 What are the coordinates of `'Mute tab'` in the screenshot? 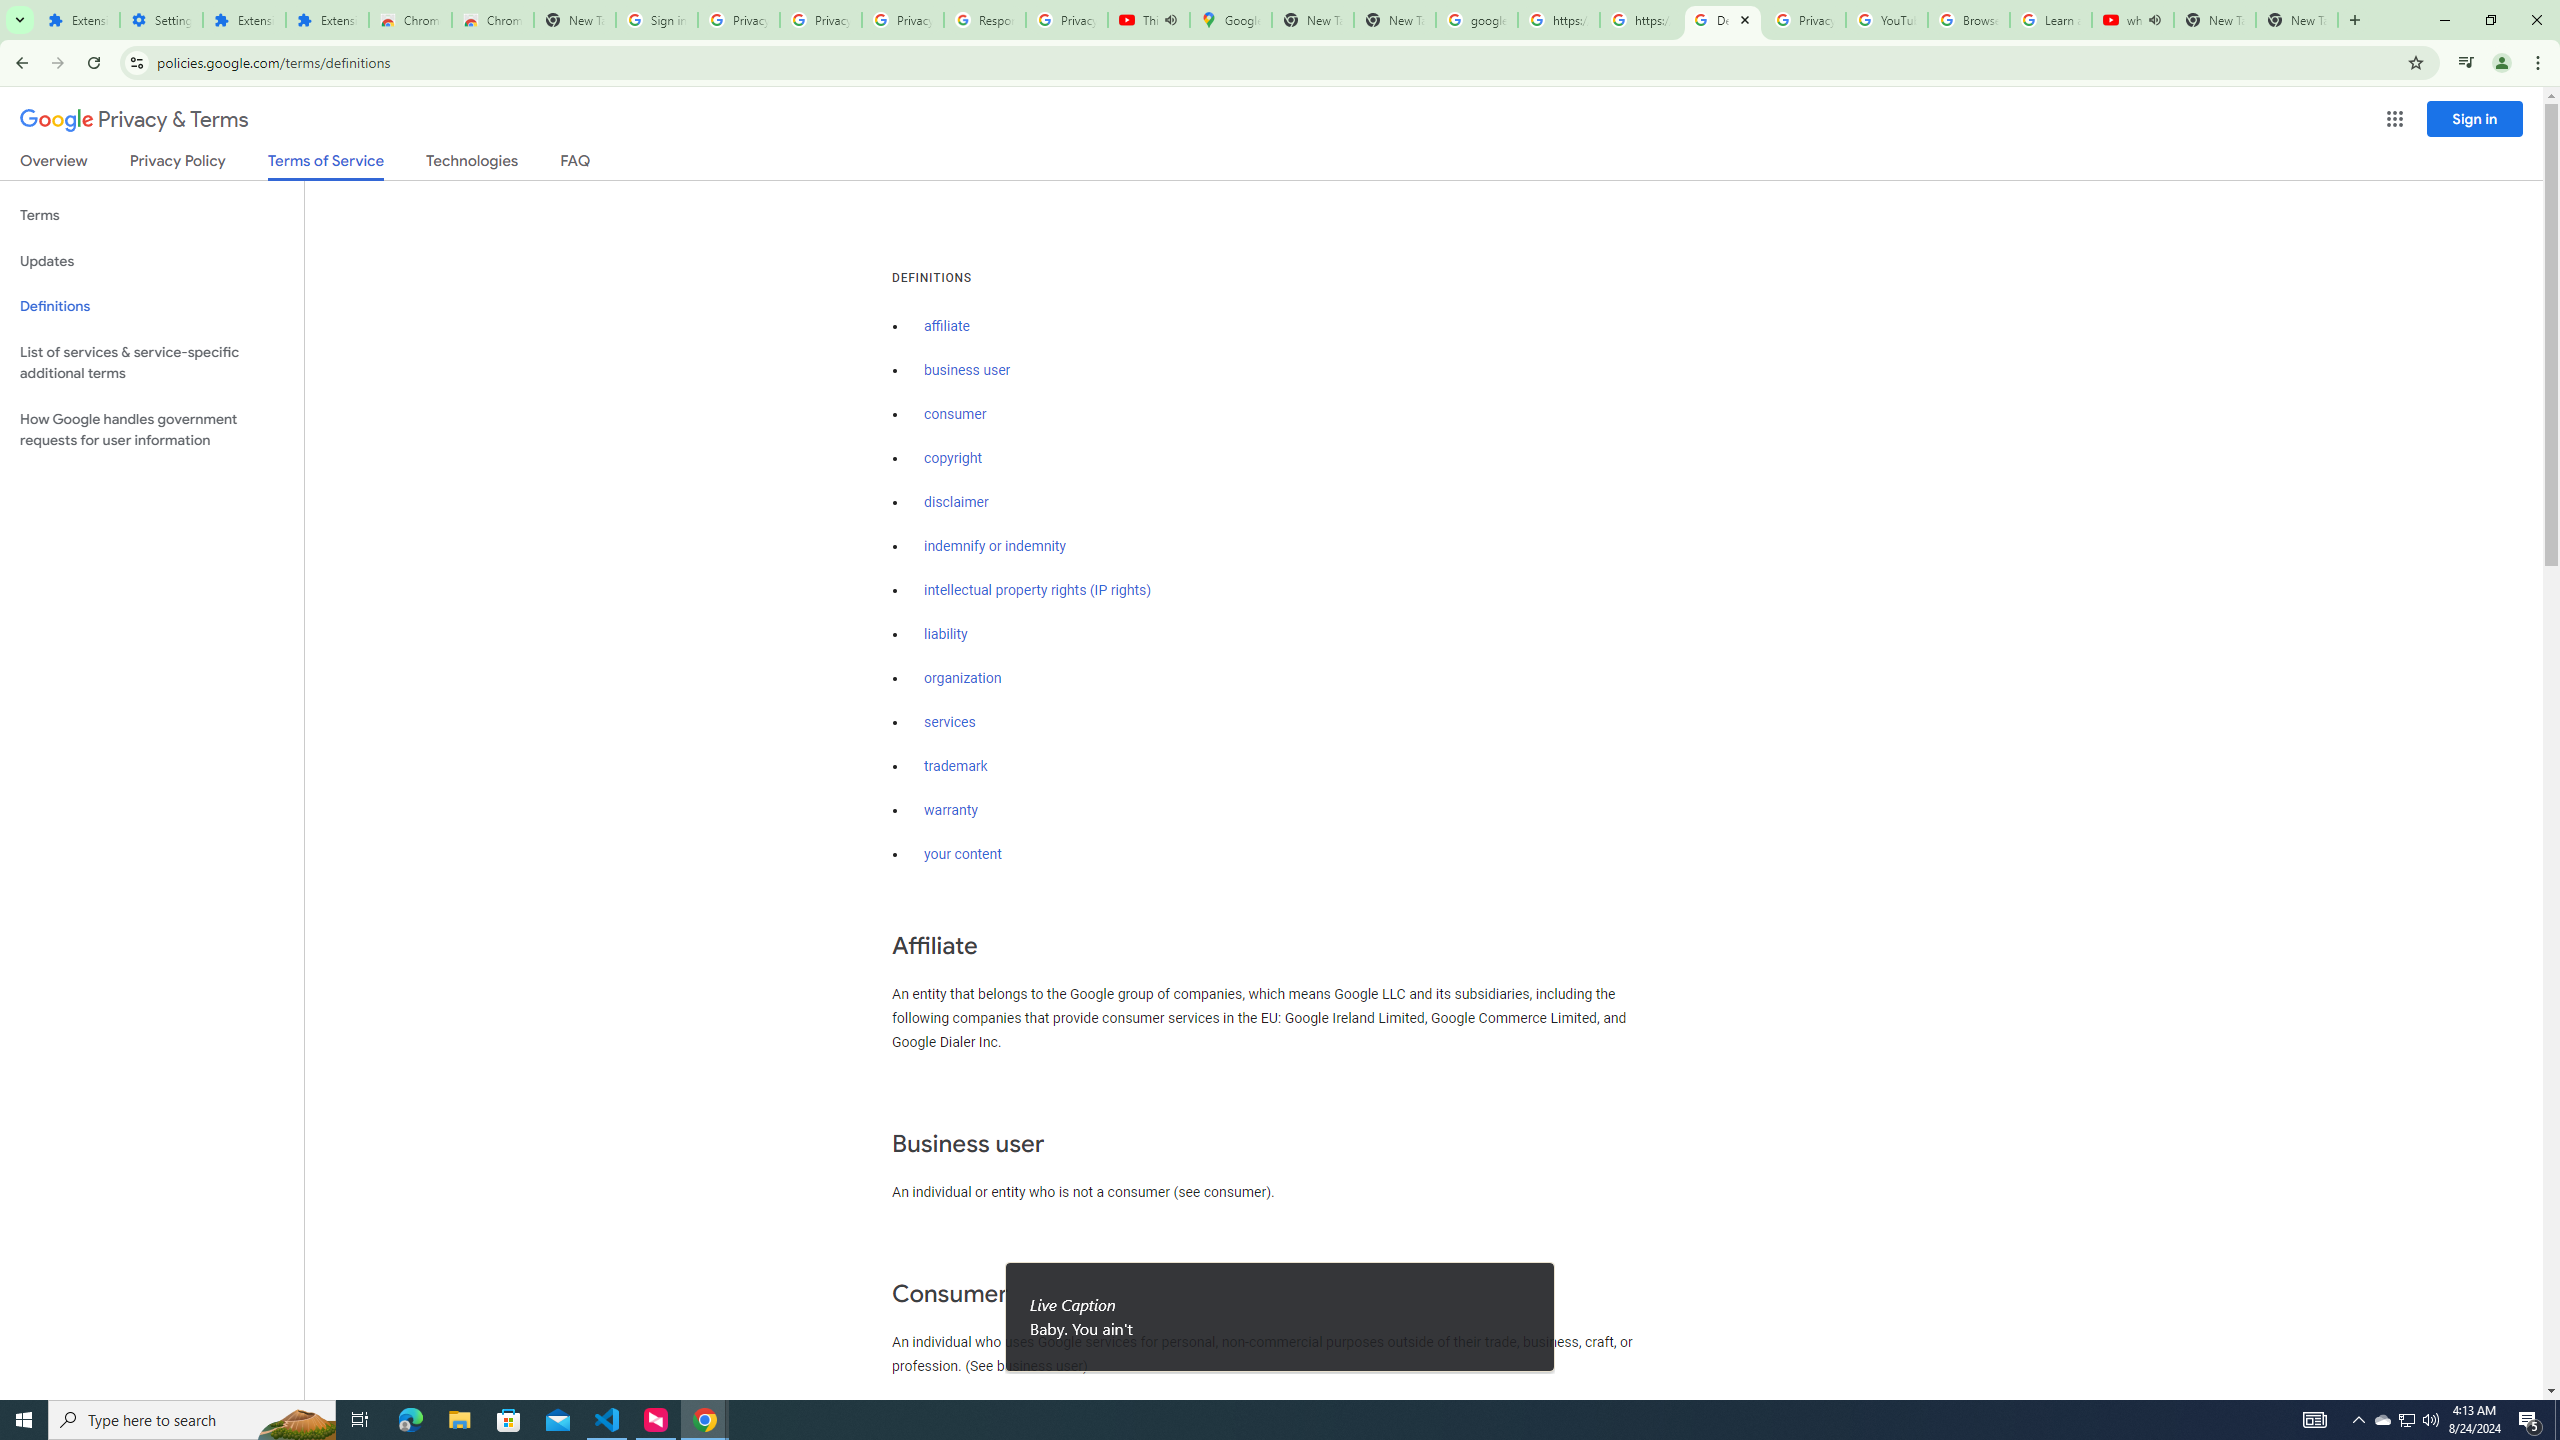 It's located at (2155, 19).